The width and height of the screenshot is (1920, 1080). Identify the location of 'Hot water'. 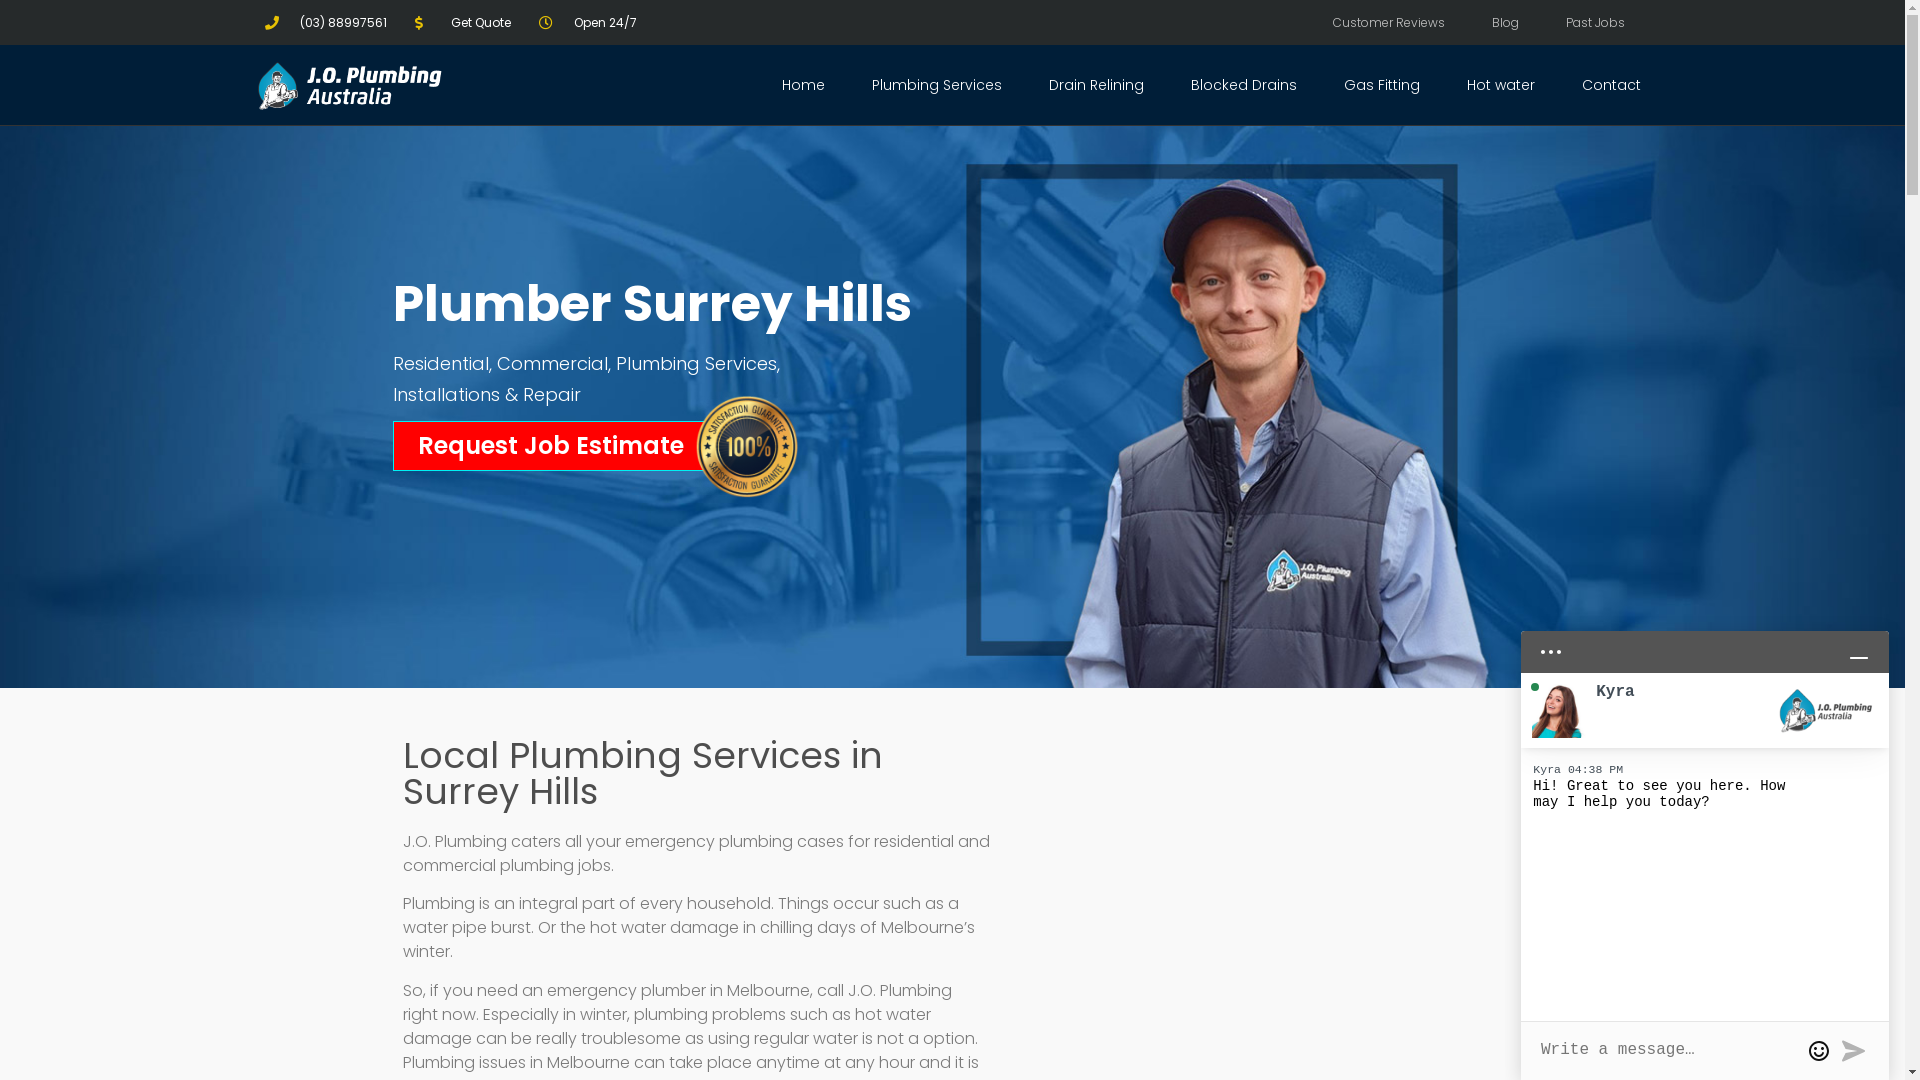
(1450, 83).